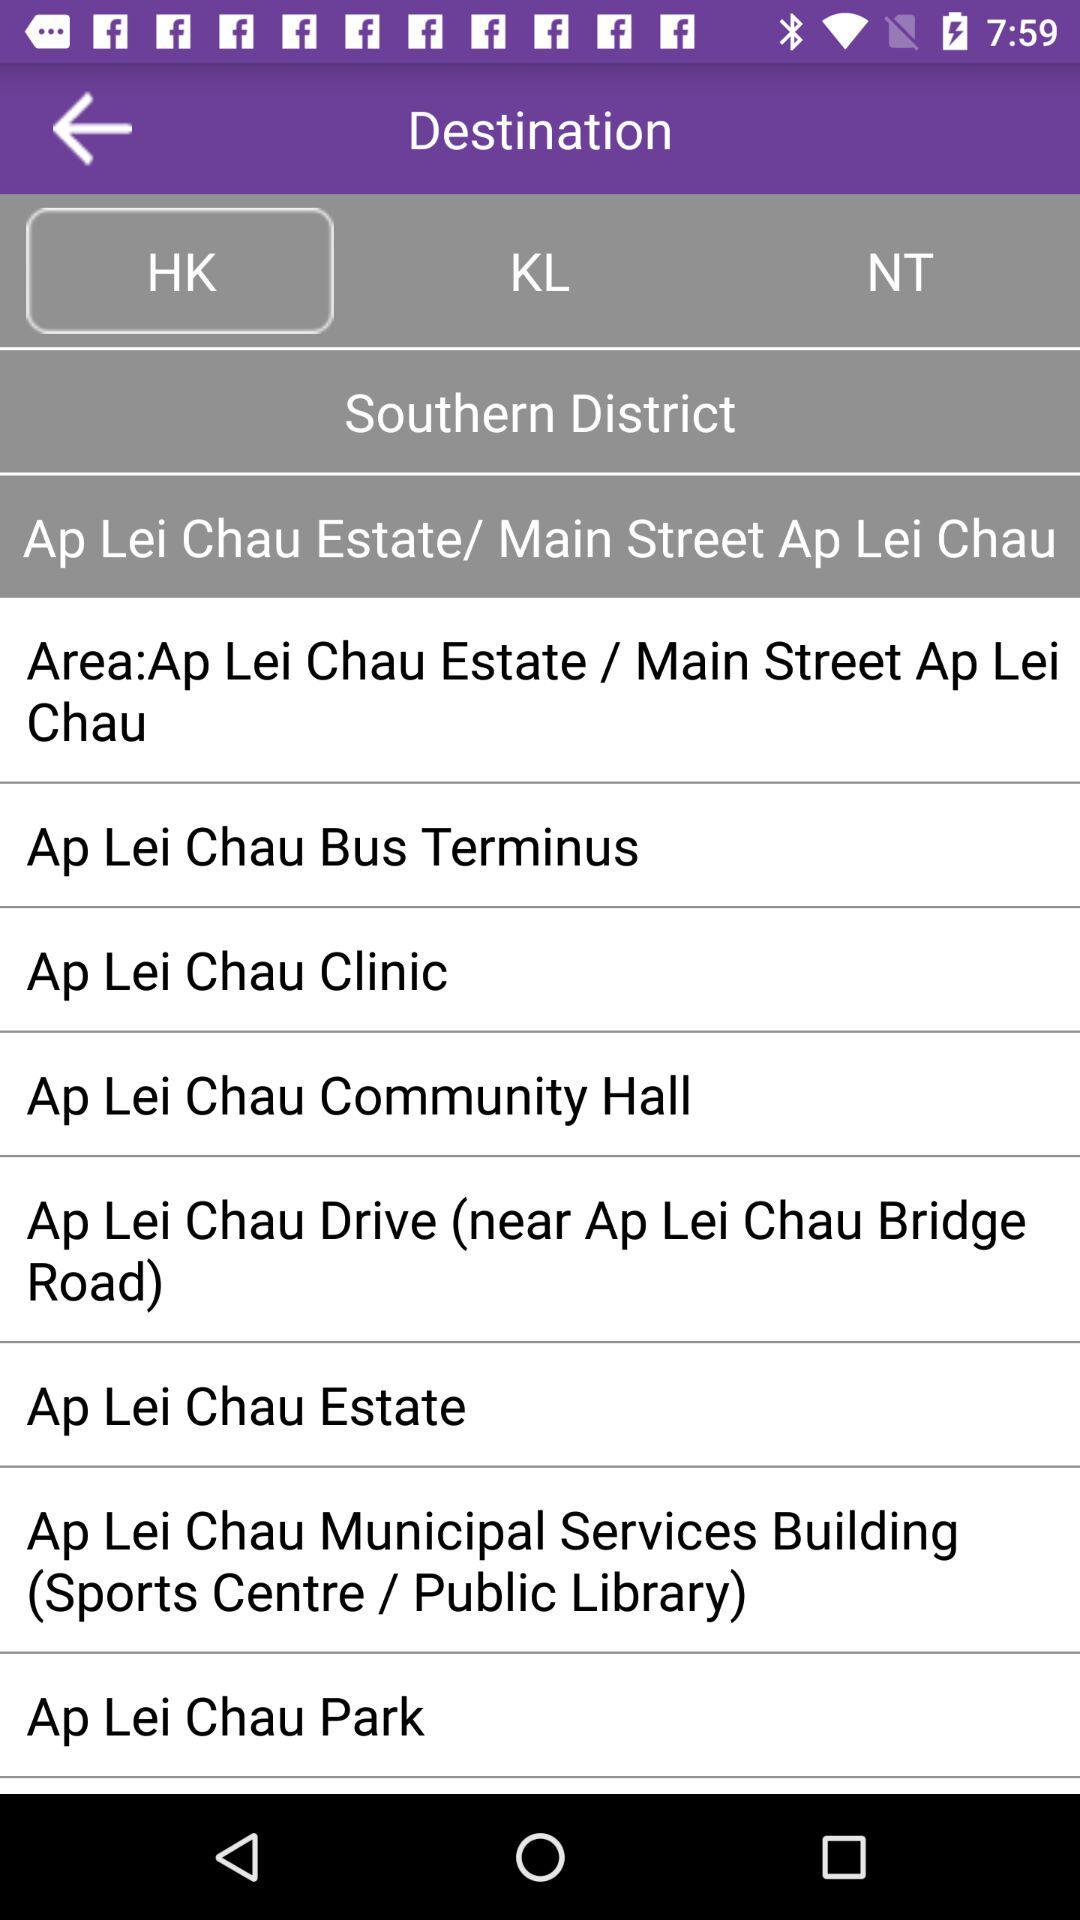 The height and width of the screenshot is (1920, 1080). I want to click on app to the left of the destination app, so click(92, 127).